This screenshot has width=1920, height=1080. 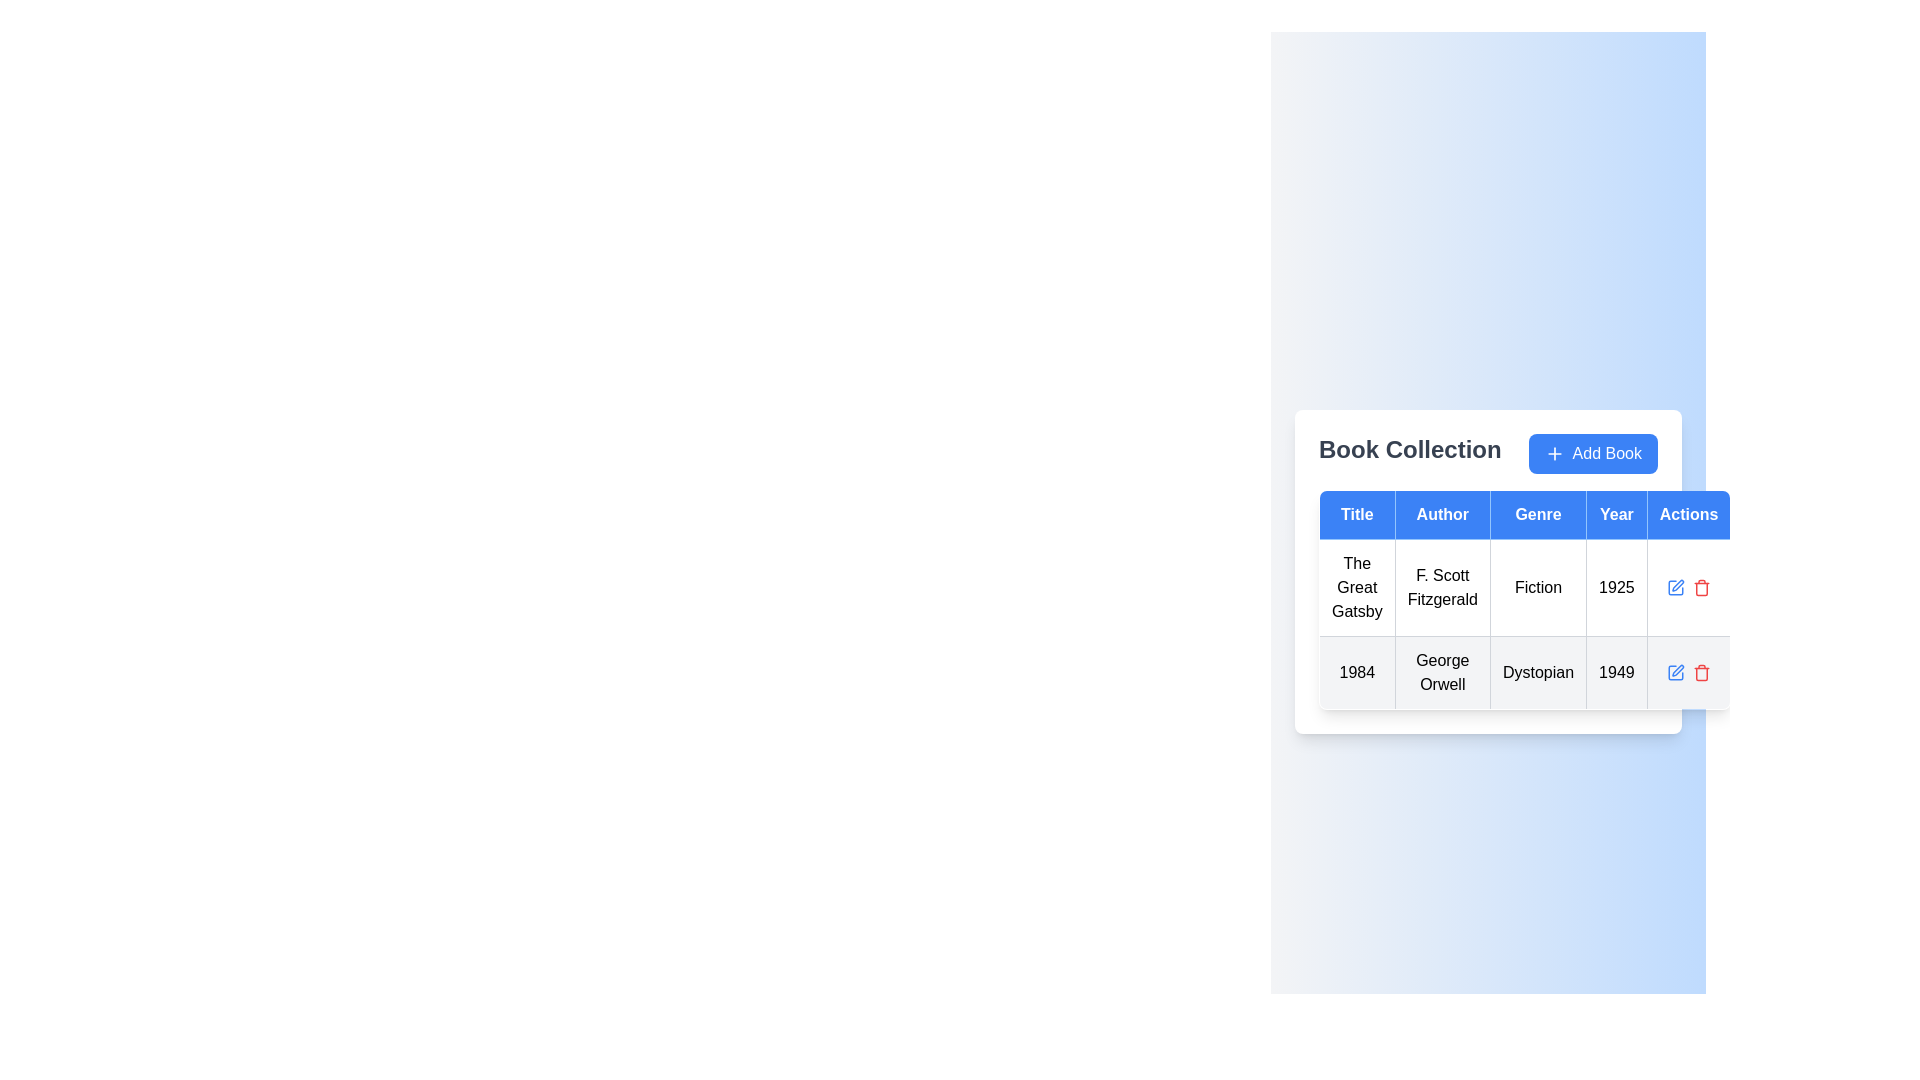 I want to click on the table cell containing the text 'Fiction' in the third column under the 'Genre' header of the first row for the book 'The Great Gatsby', so click(x=1524, y=599).